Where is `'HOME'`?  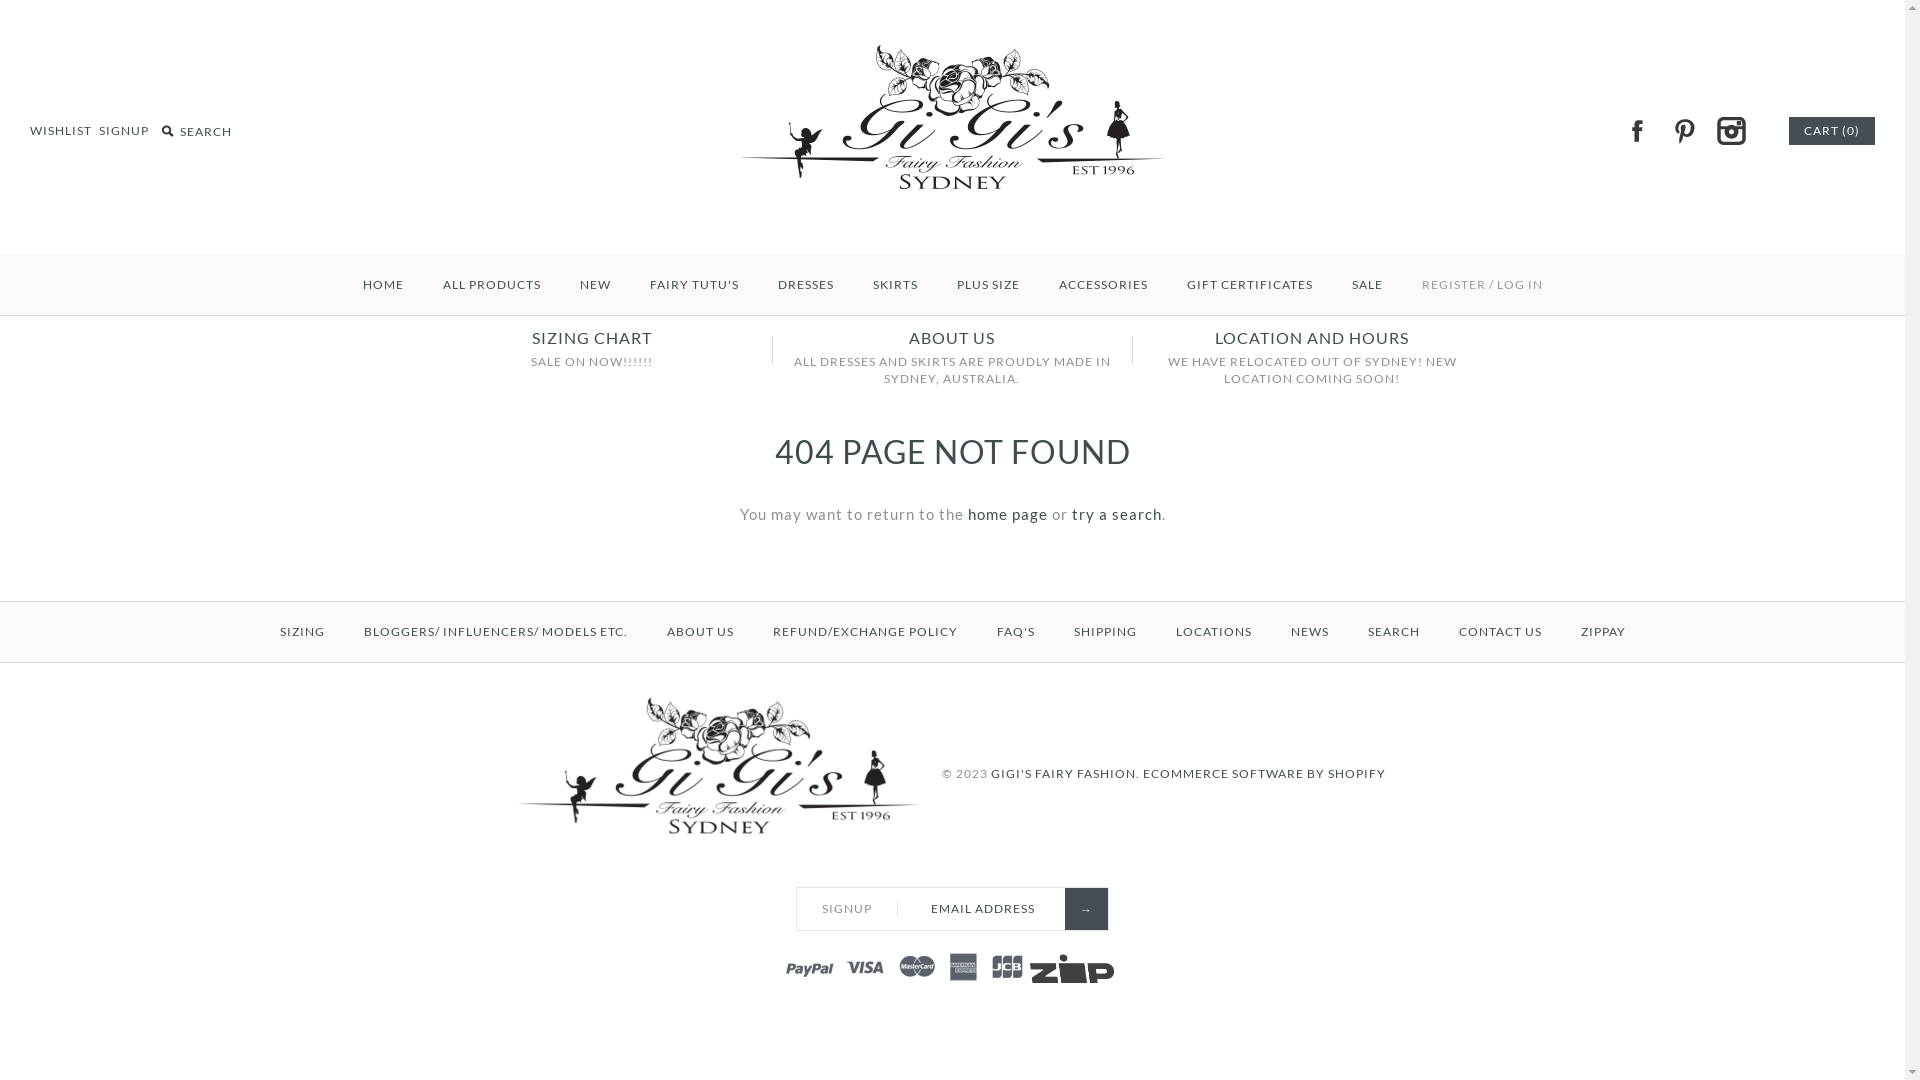 'HOME' is located at coordinates (382, 285).